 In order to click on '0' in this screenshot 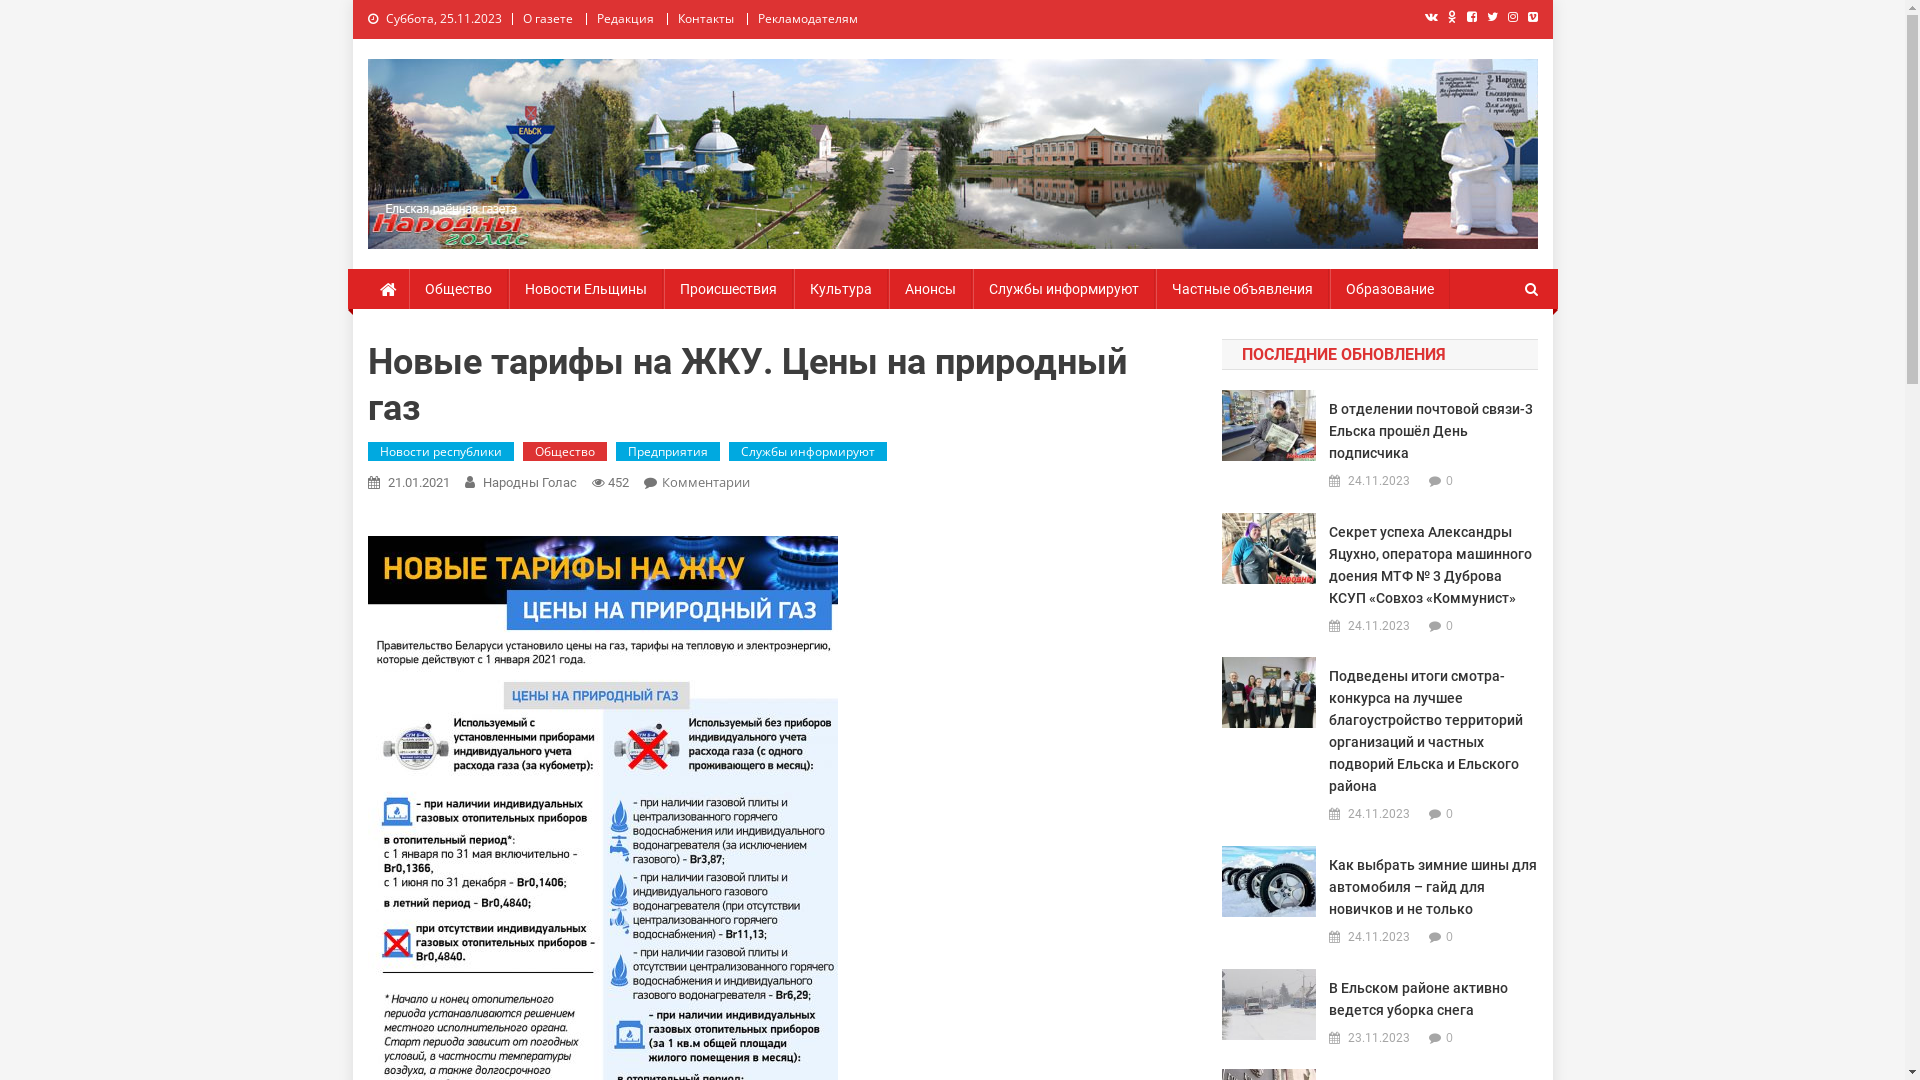, I will do `click(1449, 1036)`.